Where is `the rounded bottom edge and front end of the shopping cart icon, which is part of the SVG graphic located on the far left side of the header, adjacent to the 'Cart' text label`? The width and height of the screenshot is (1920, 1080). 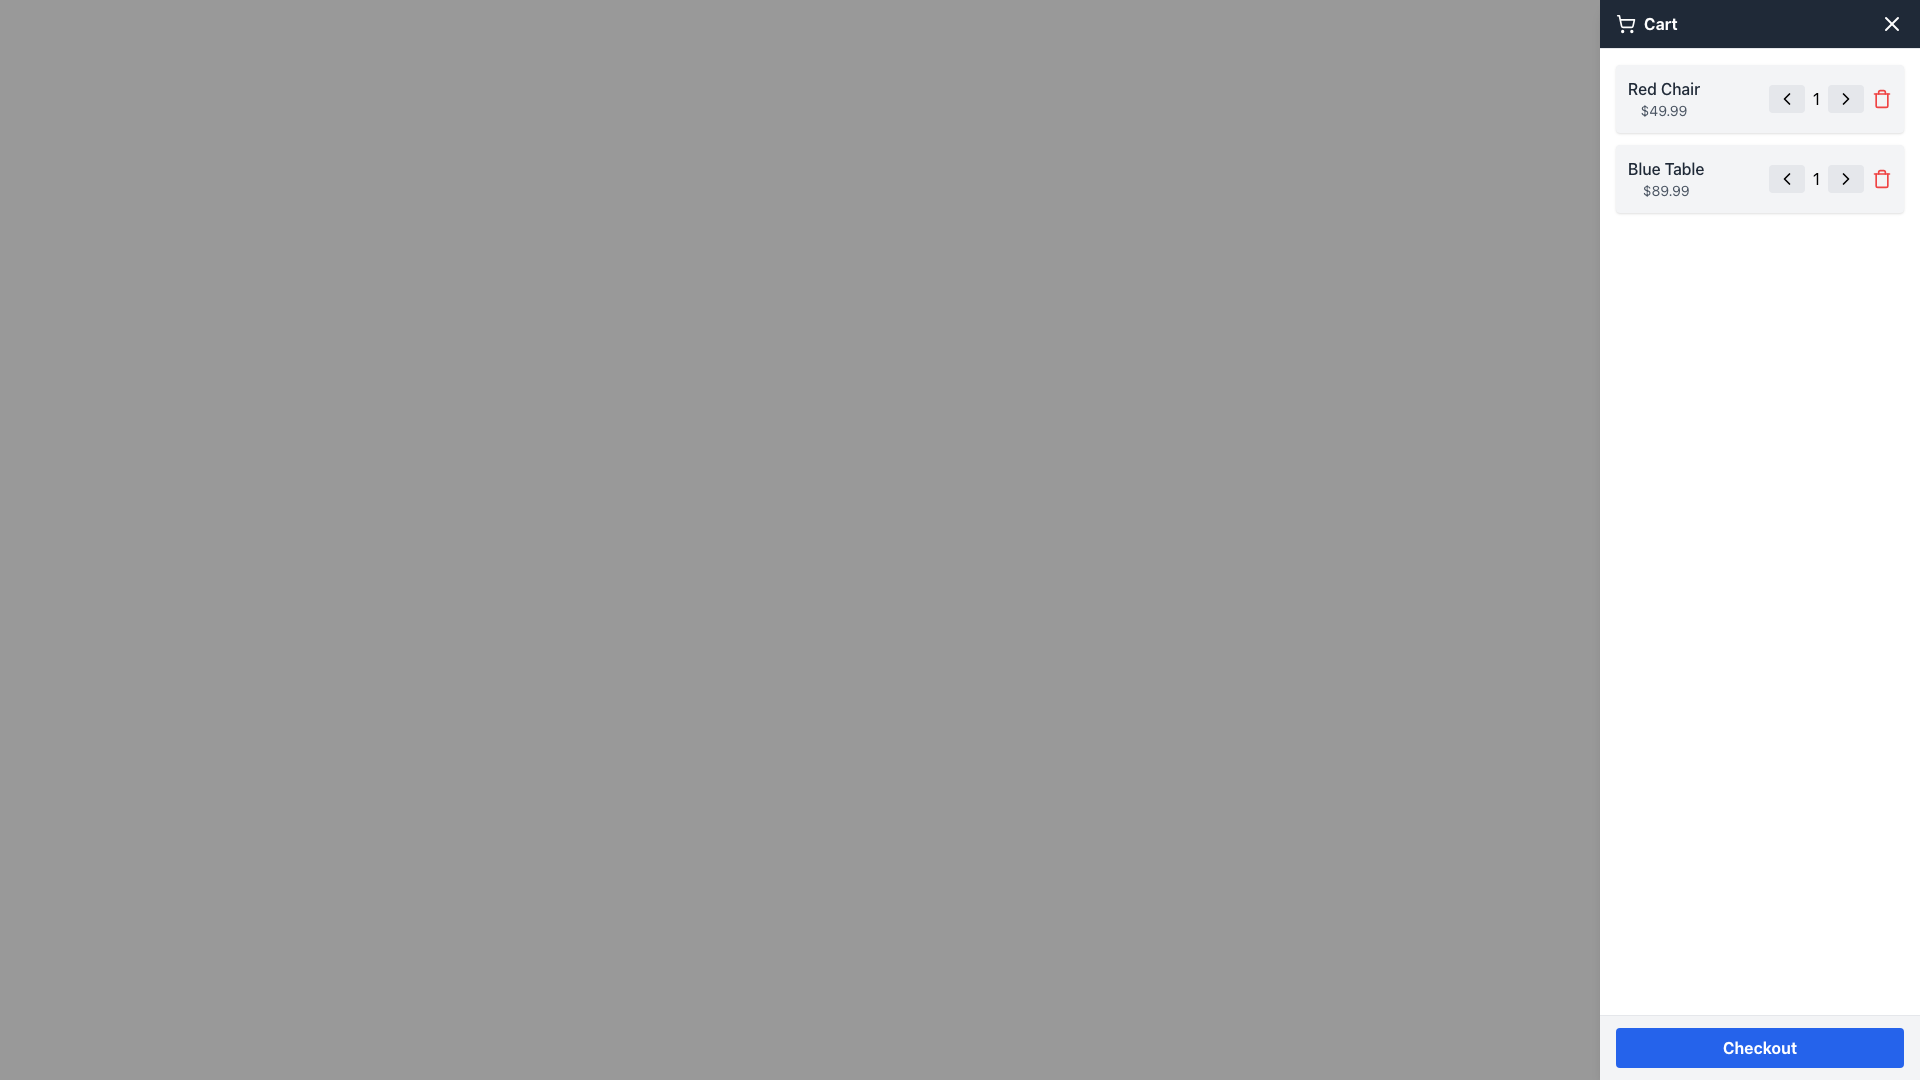 the rounded bottom edge and front end of the shopping cart icon, which is part of the SVG graphic located on the far left side of the header, adjacent to the 'Cart' text label is located at coordinates (1626, 21).